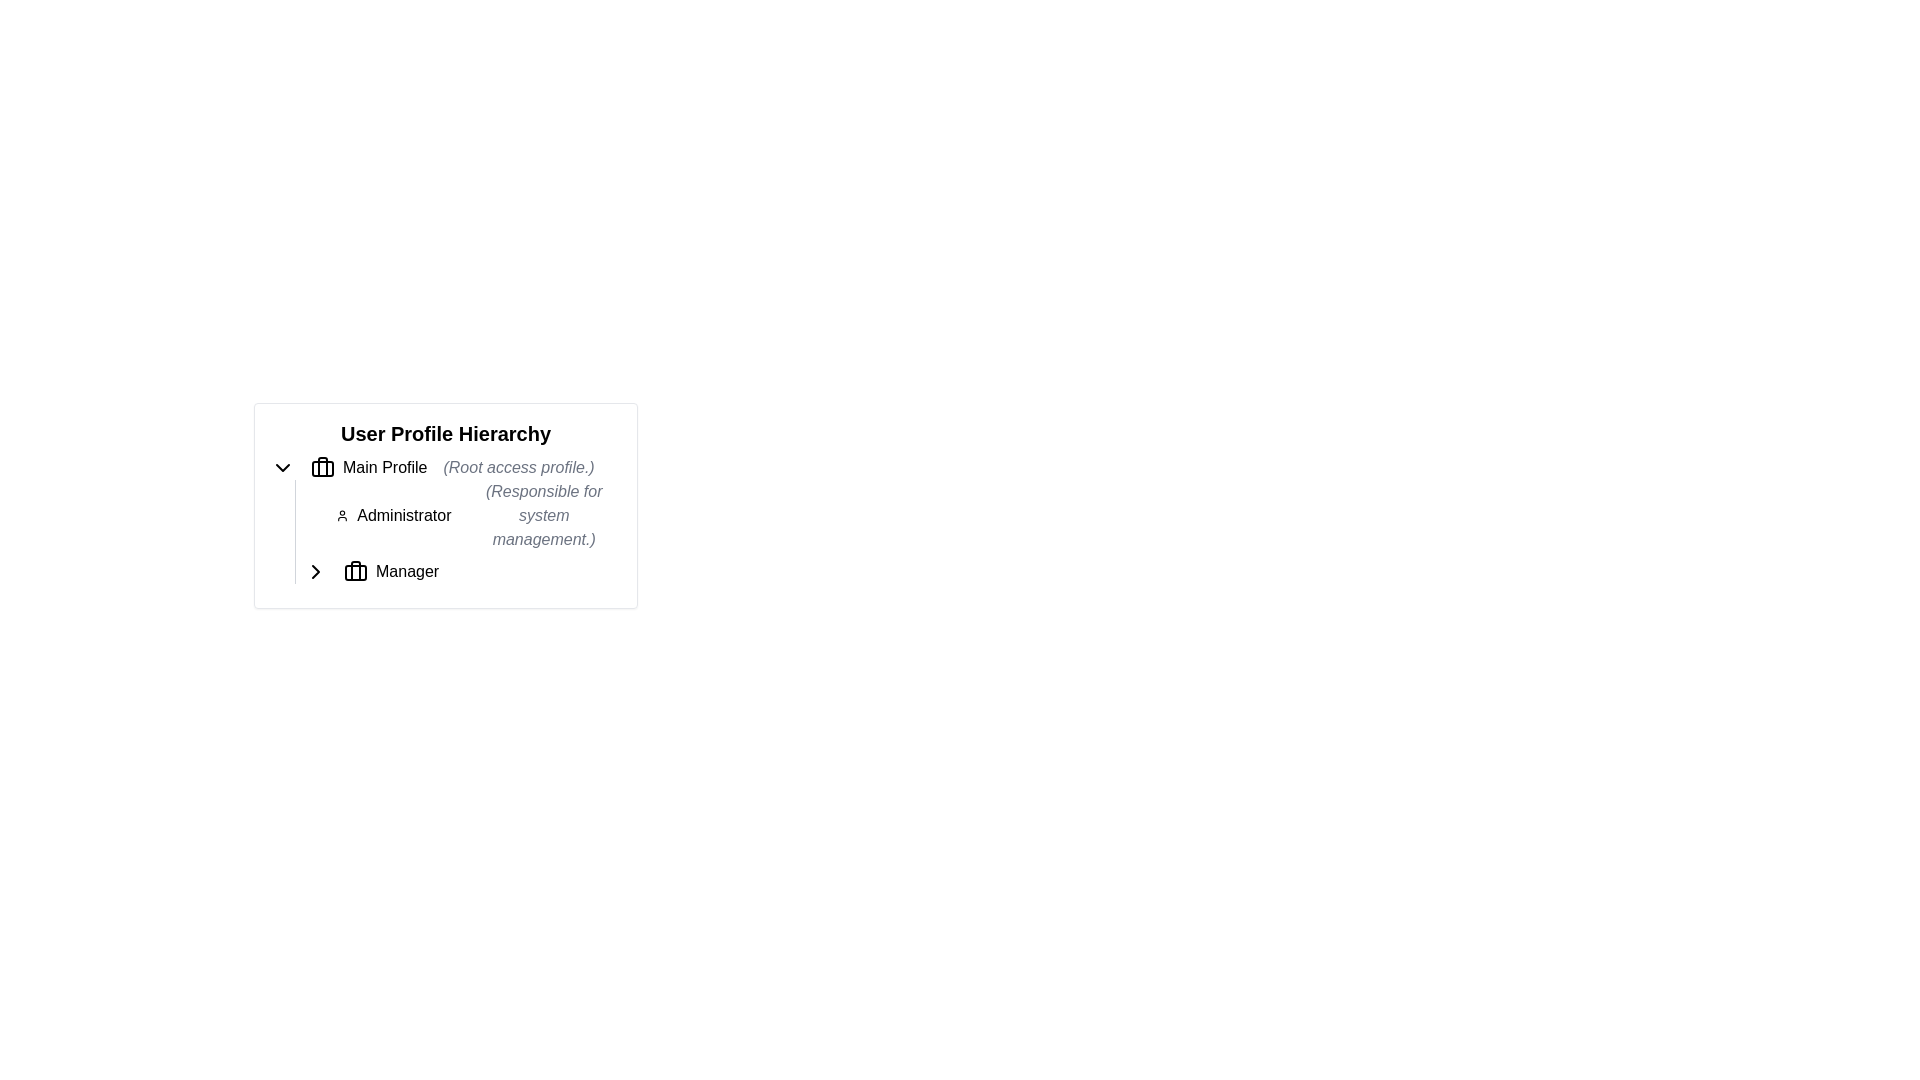 The height and width of the screenshot is (1080, 1920). What do you see at coordinates (341, 515) in the screenshot?
I see `user icon represented as a minimalist vector graphic of a human figure, located within the 'Administrator' list item` at bounding box center [341, 515].